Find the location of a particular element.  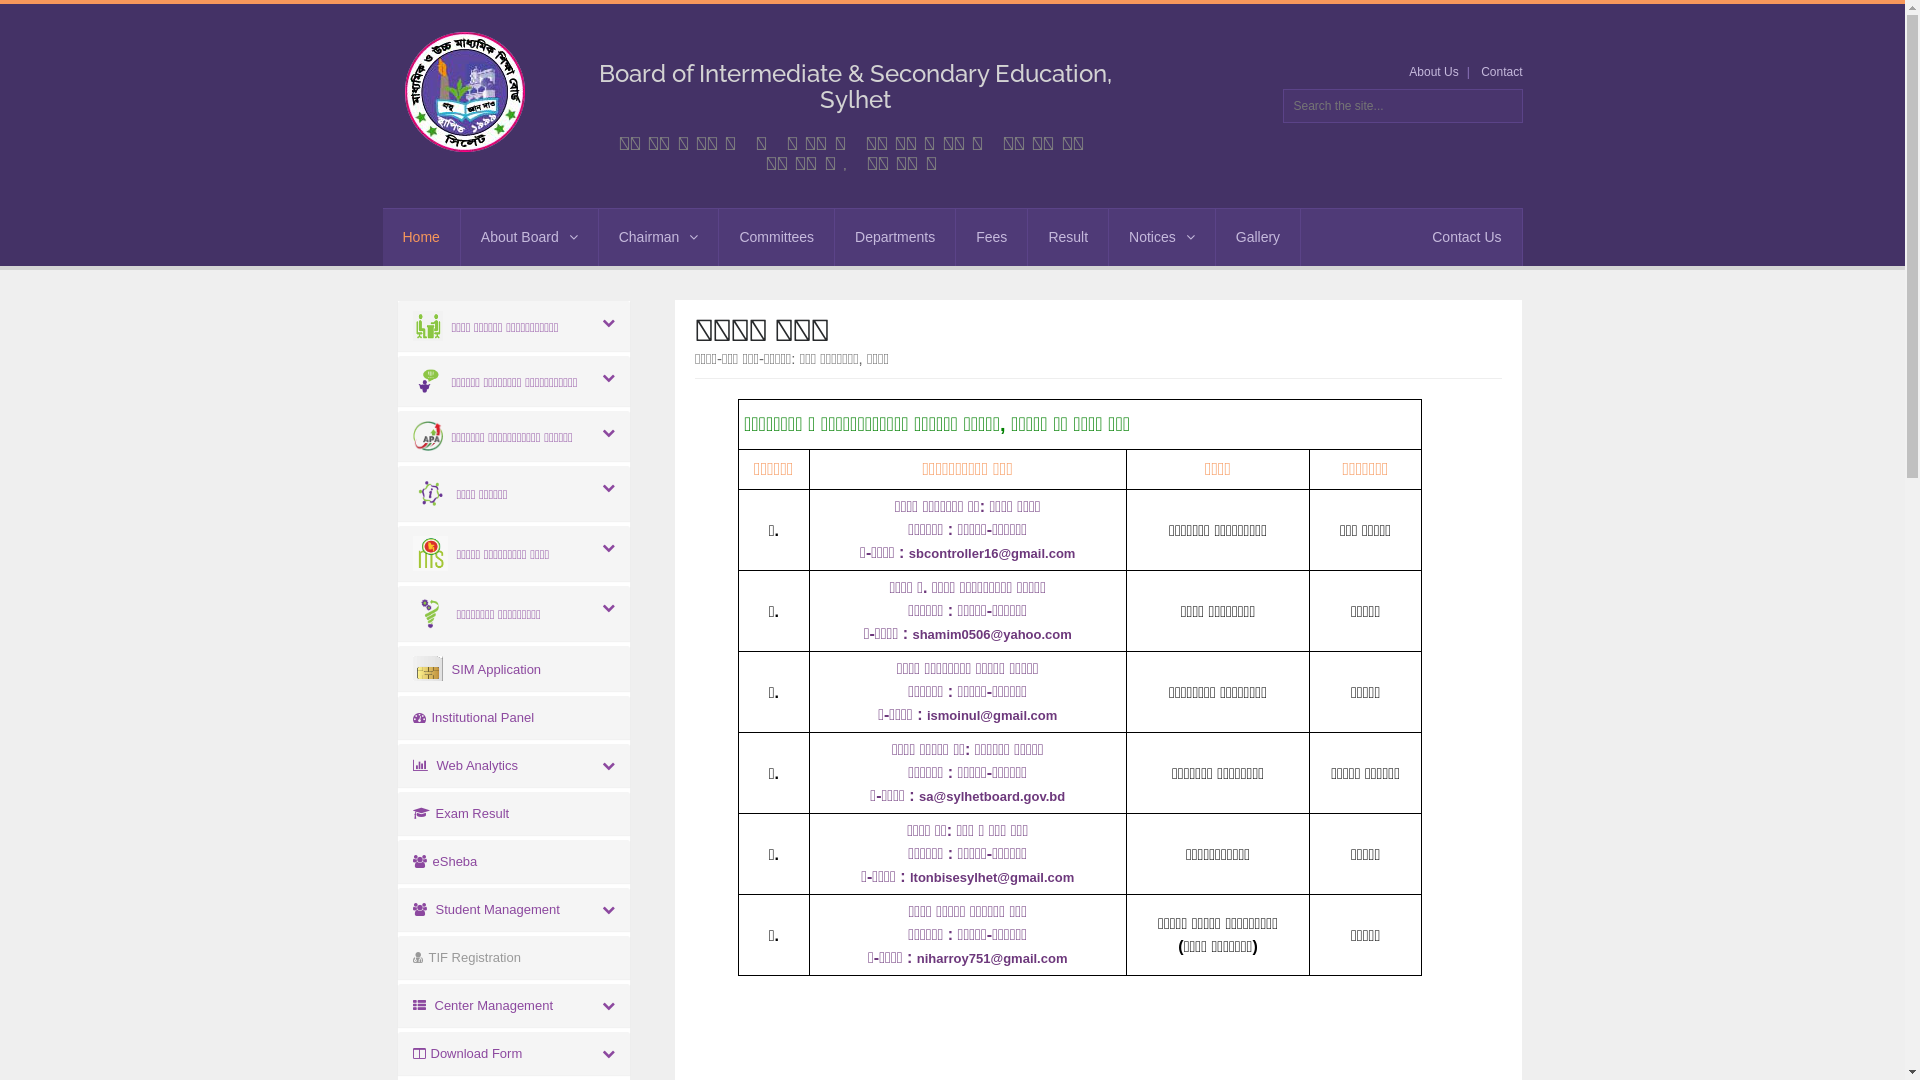

'Committees' is located at coordinates (719, 236).